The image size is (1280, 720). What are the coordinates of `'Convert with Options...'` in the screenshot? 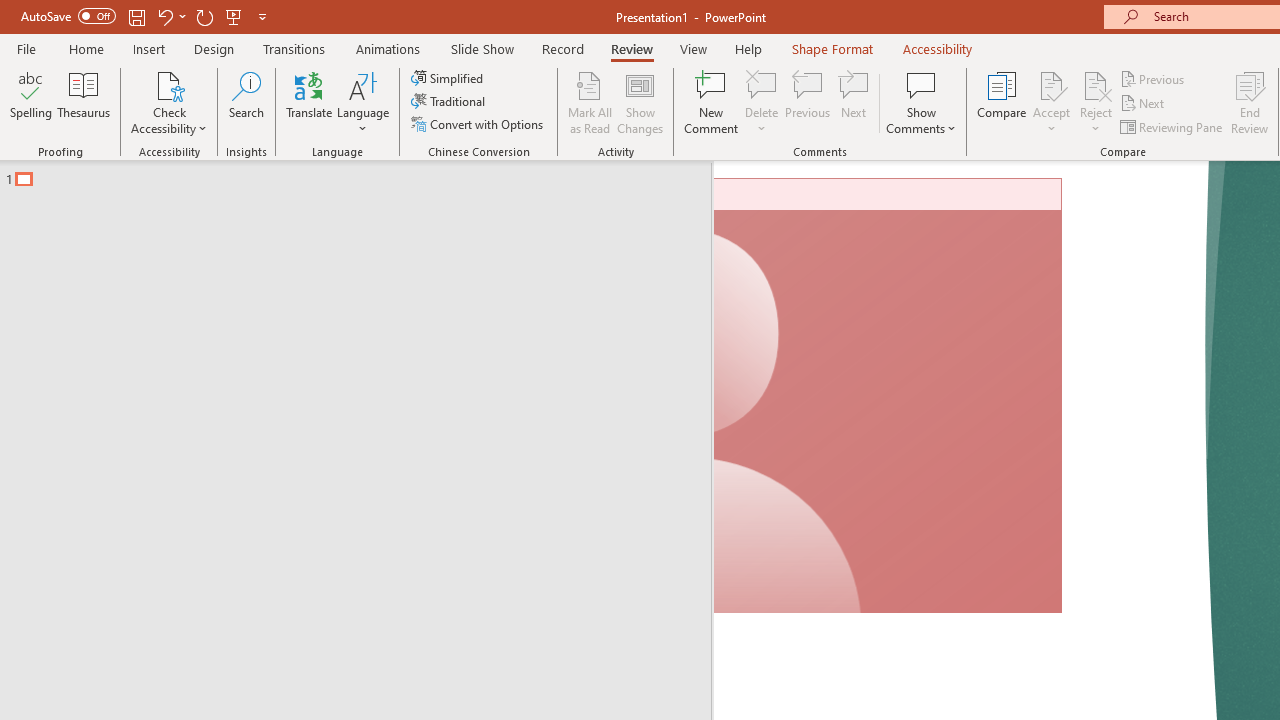 It's located at (478, 124).